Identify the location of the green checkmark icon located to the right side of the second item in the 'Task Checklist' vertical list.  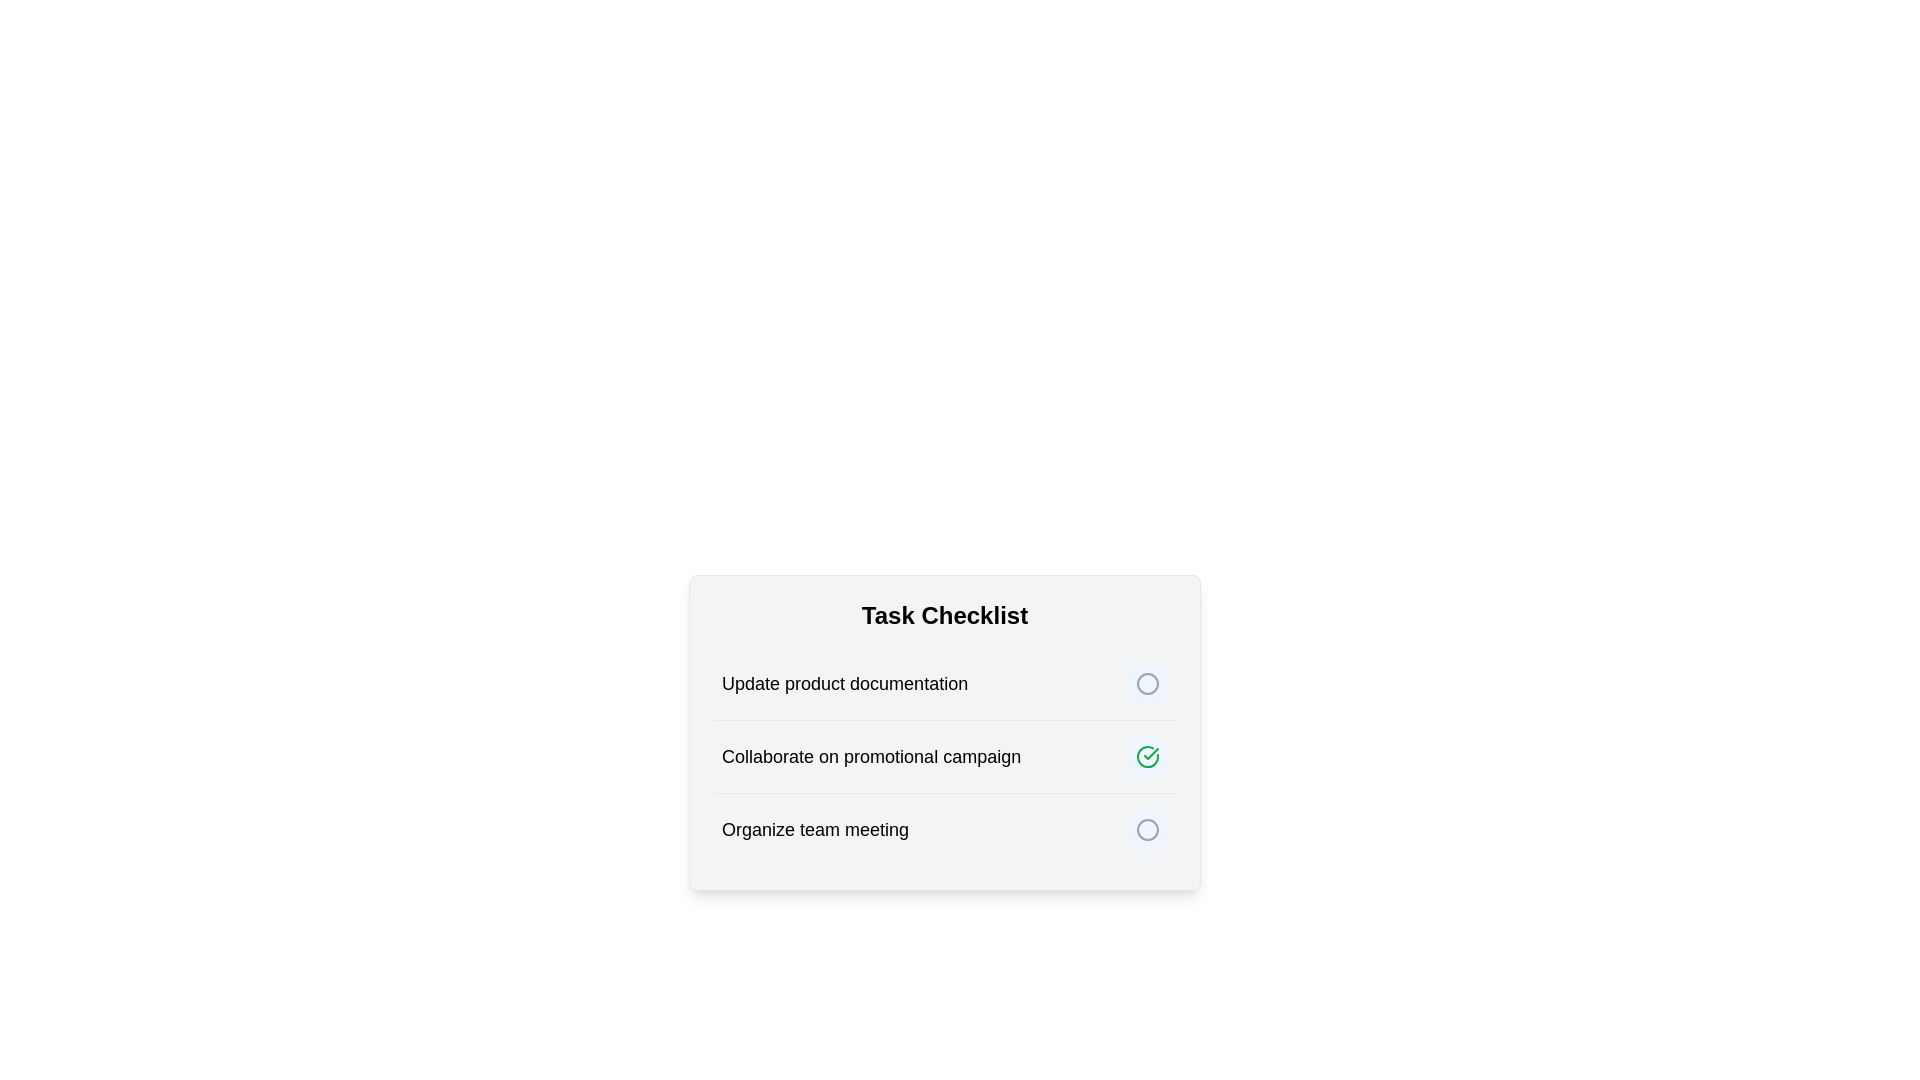
(1151, 753).